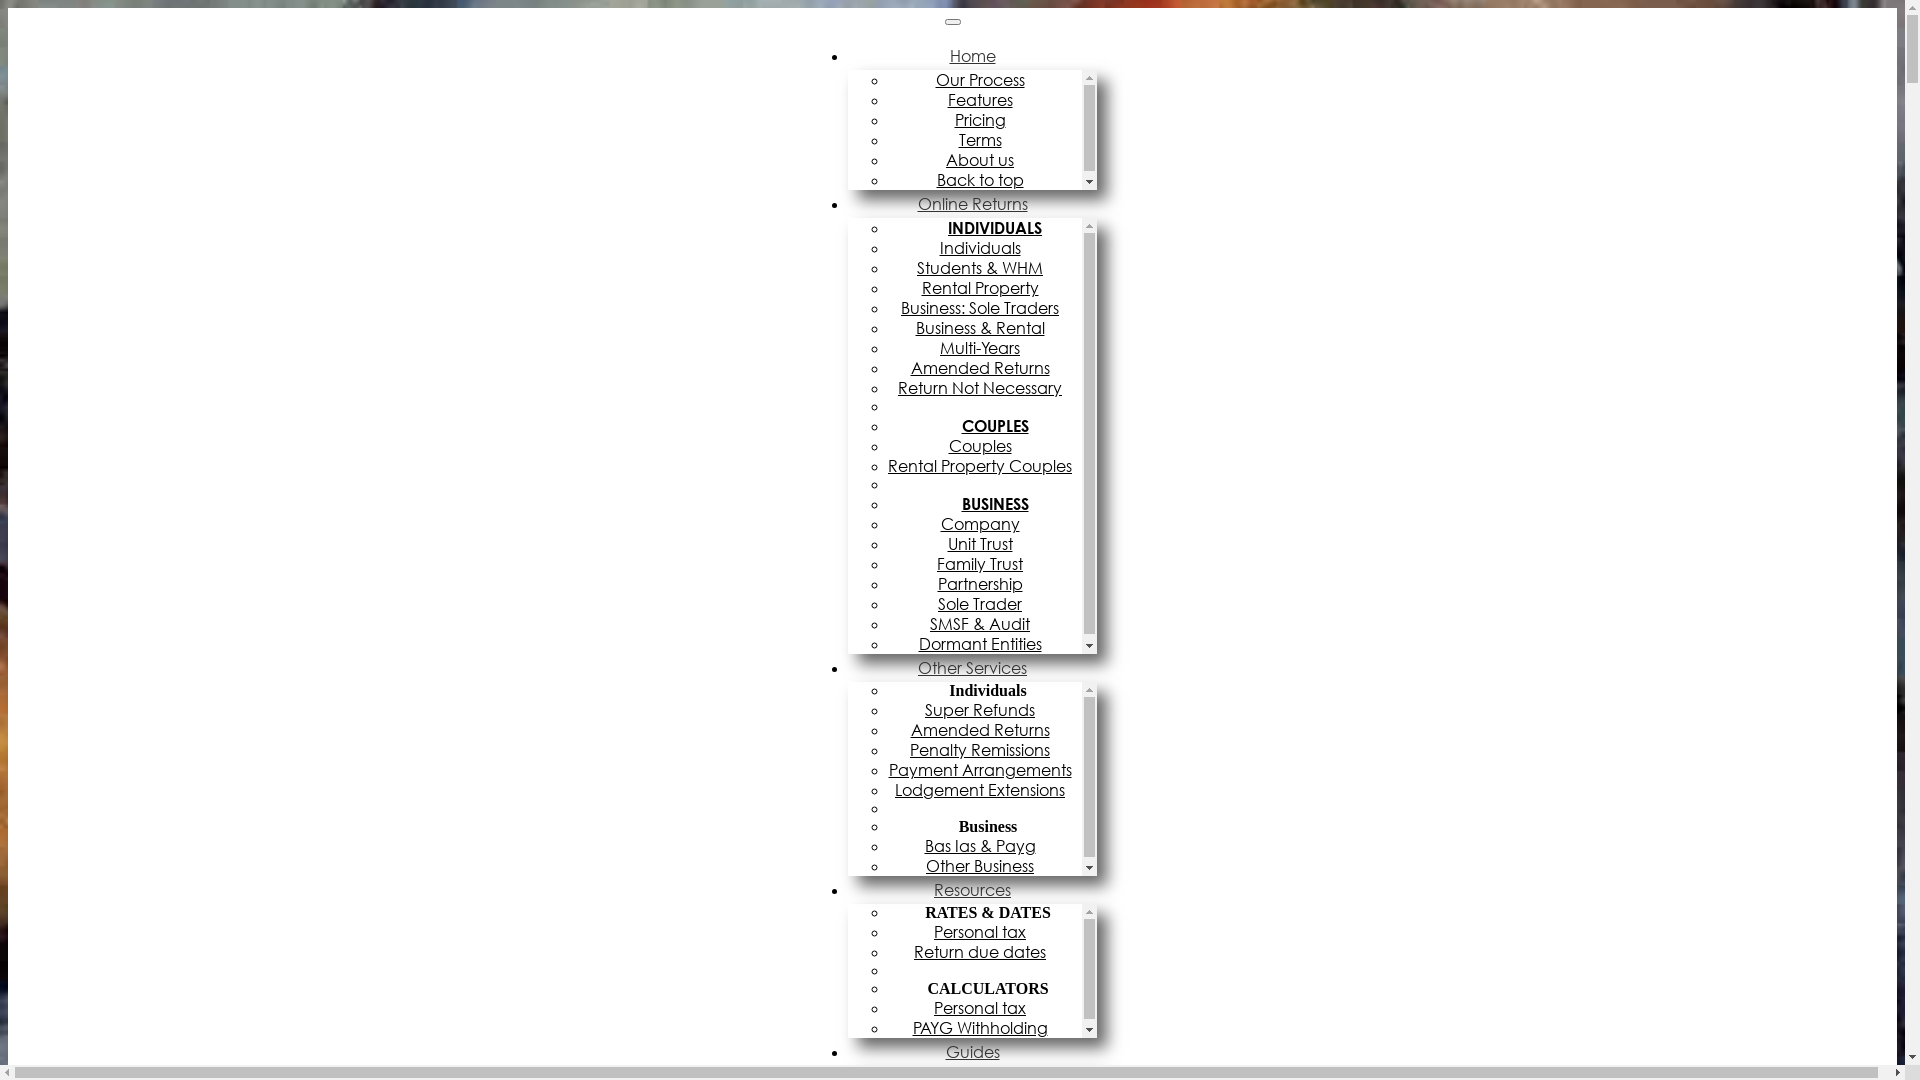 Image resolution: width=1920 pixels, height=1080 pixels. Describe the element at coordinates (984, 266) in the screenshot. I see `'Students & WHM'` at that location.